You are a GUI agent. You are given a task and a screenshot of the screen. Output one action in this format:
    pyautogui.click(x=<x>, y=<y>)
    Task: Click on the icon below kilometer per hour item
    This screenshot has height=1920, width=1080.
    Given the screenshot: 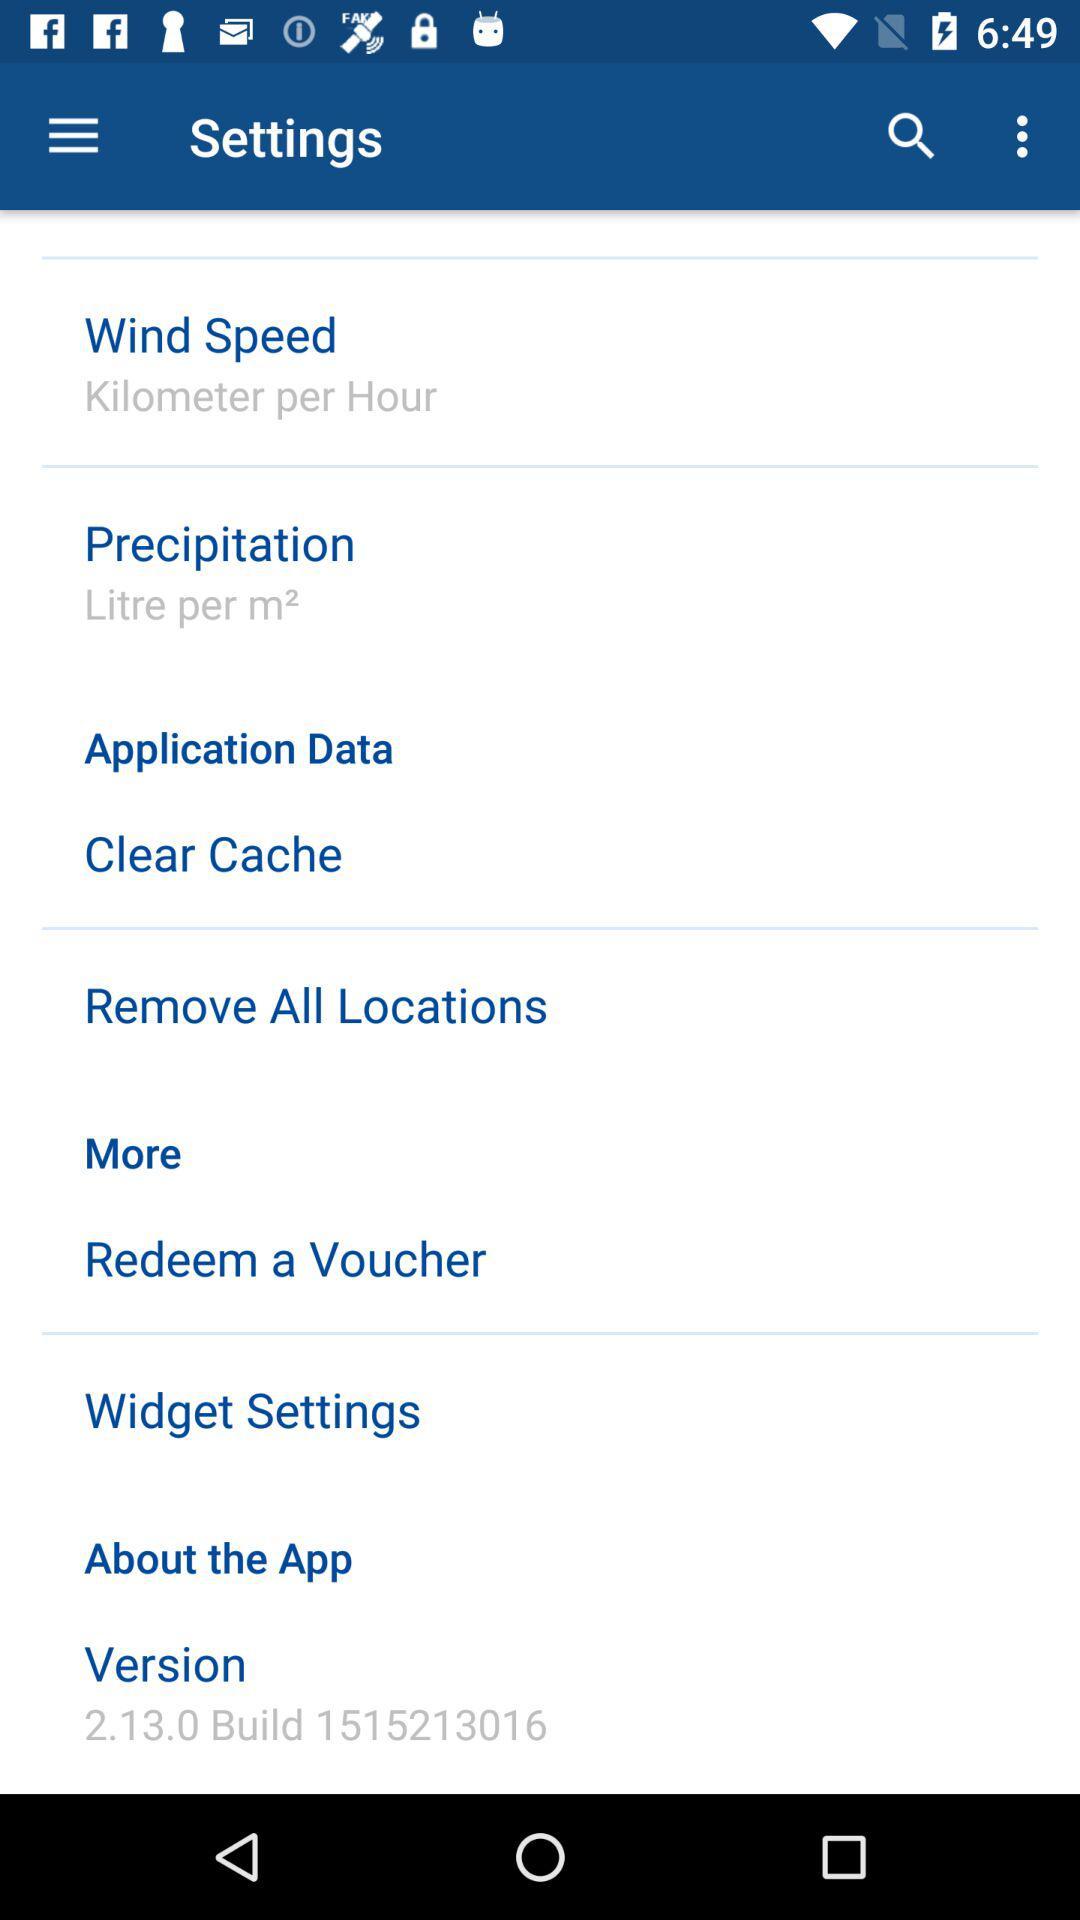 What is the action you would take?
    pyautogui.click(x=219, y=542)
    